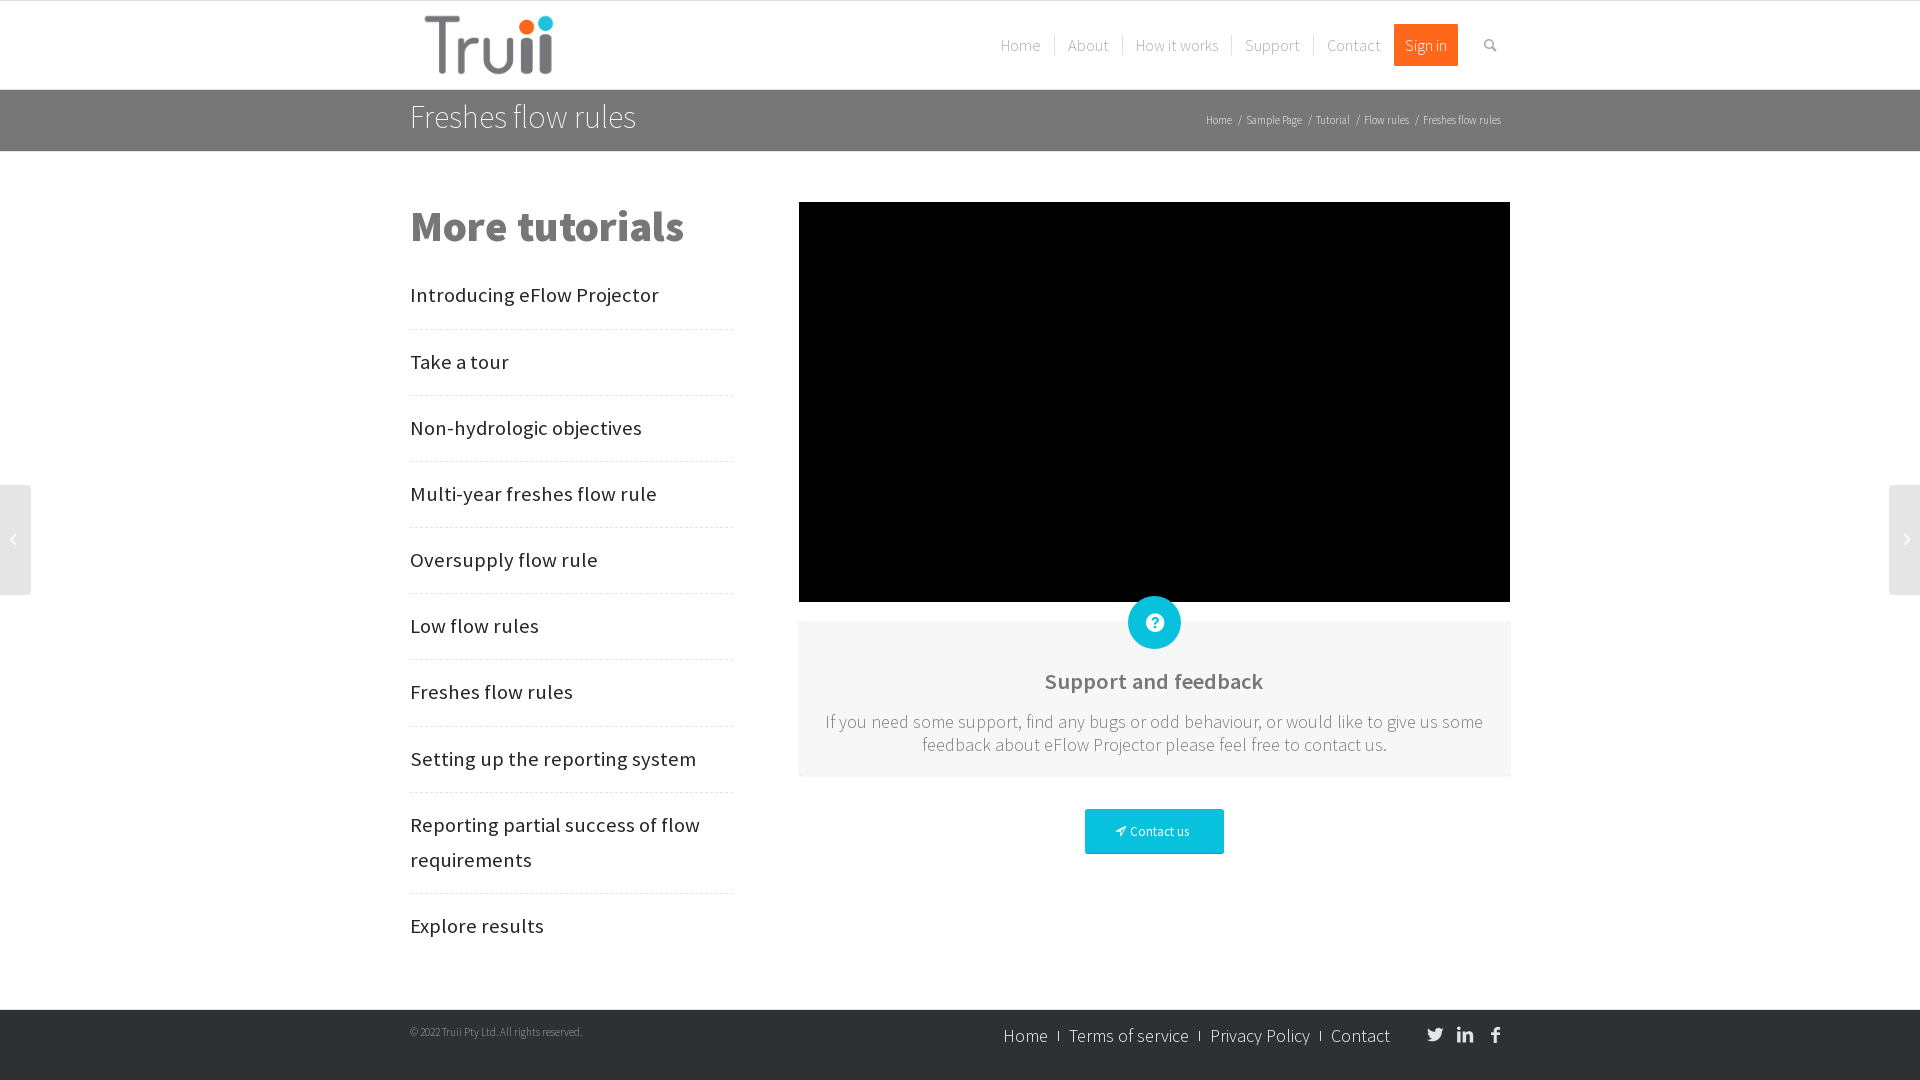 This screenshot has height=1080, width=1920. What do you see at coordinates (1360, 1035) in the screenshot?
I see `'Contact'` at bounding box center [1360, 1035].